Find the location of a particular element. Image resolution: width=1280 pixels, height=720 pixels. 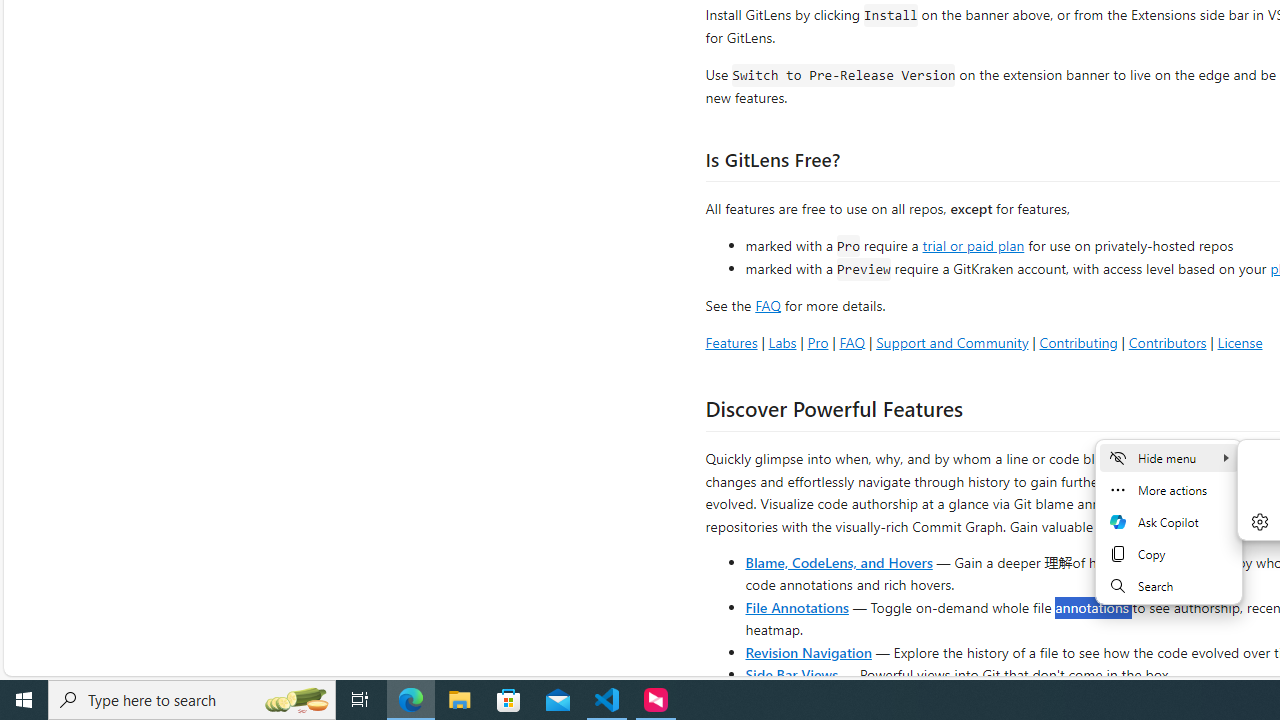

'Support and Community' is located at coordinates (951, 341).